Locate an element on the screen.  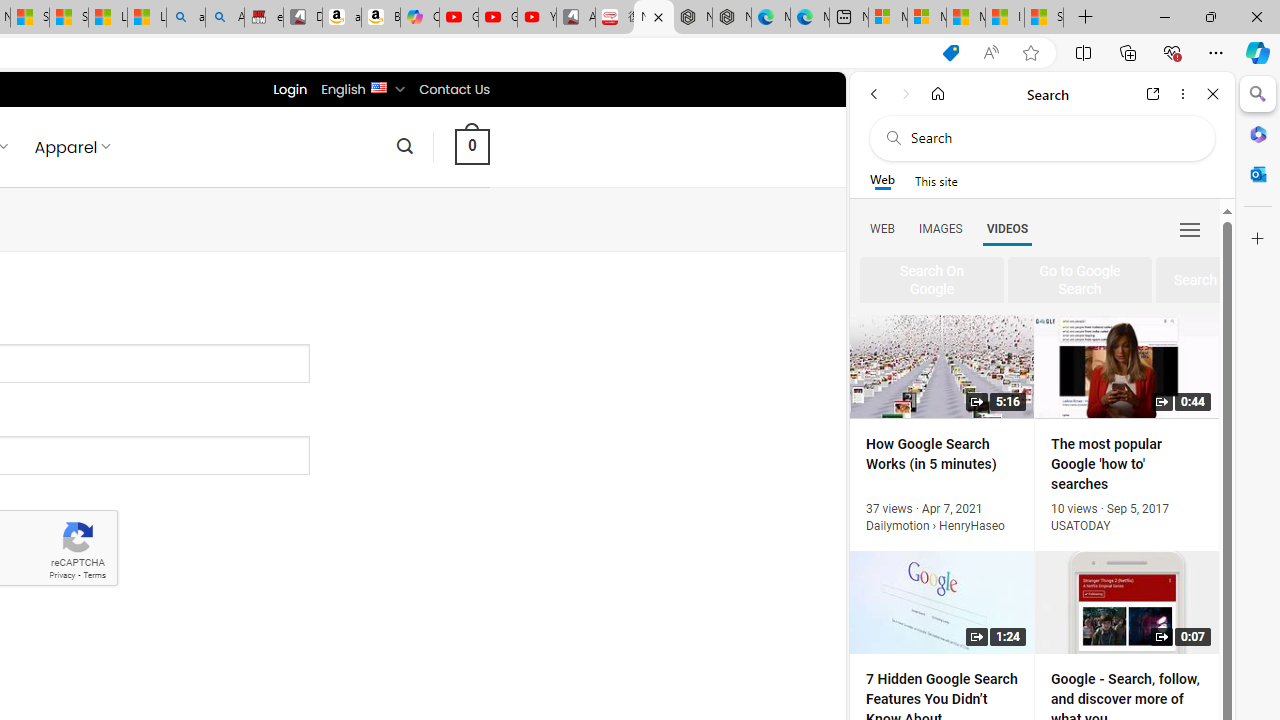
'Microsoft 365' is located at coordinates (1257, 133).